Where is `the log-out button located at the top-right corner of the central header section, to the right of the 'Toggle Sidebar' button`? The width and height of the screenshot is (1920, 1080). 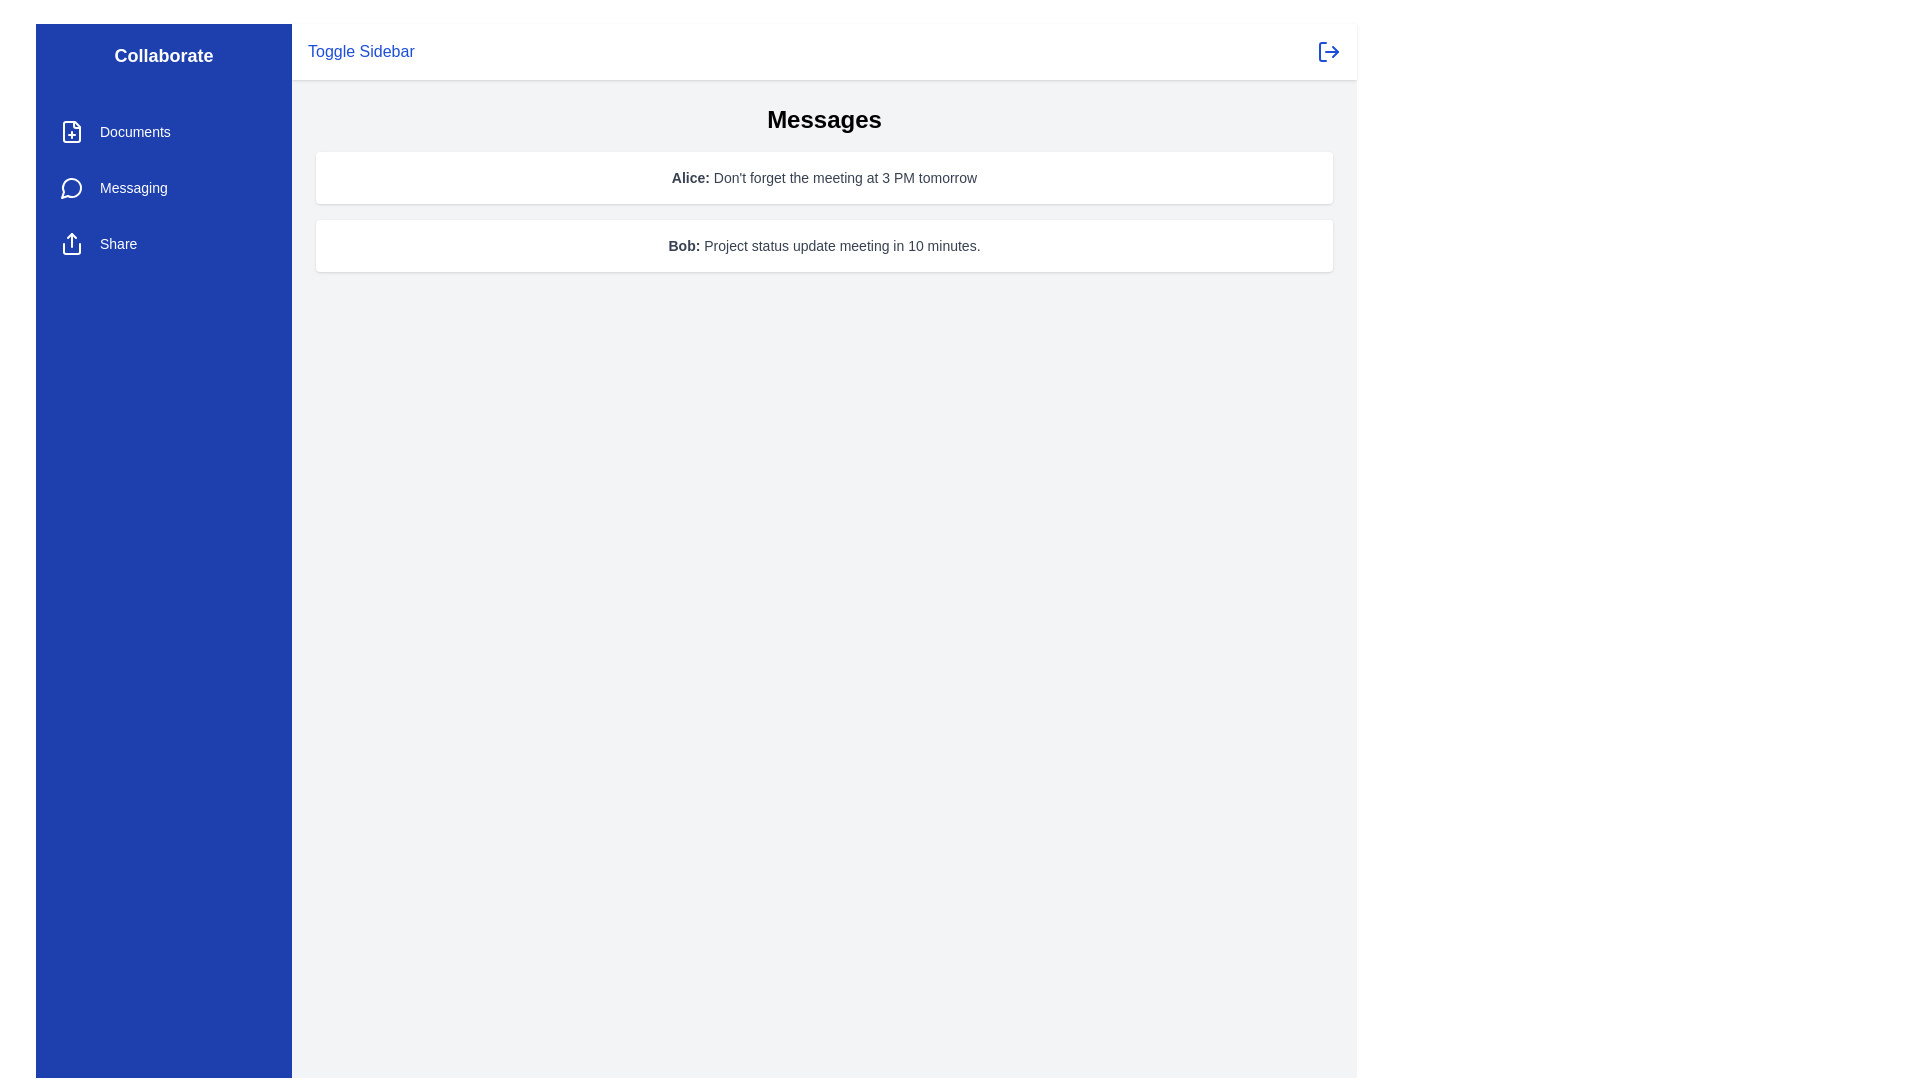
the log-out button located at the top-right corner of the central header section, to the right of the 'Toggle Sidebar' button is located at coordinates (1329, 50).